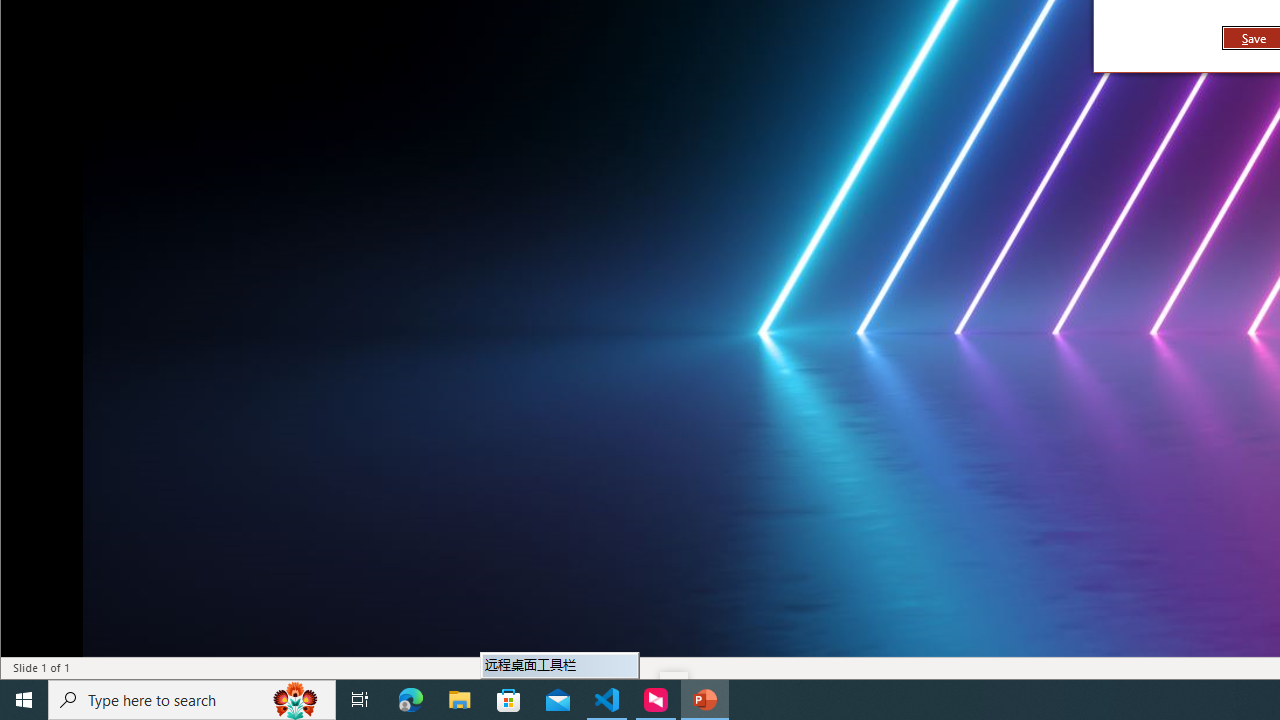 The width and height of the screenshot is (1280, 720). Describe the element at coordinates (294, 698) in the screenshot. I see `'Search highlights icon opens search home window'` at that location.